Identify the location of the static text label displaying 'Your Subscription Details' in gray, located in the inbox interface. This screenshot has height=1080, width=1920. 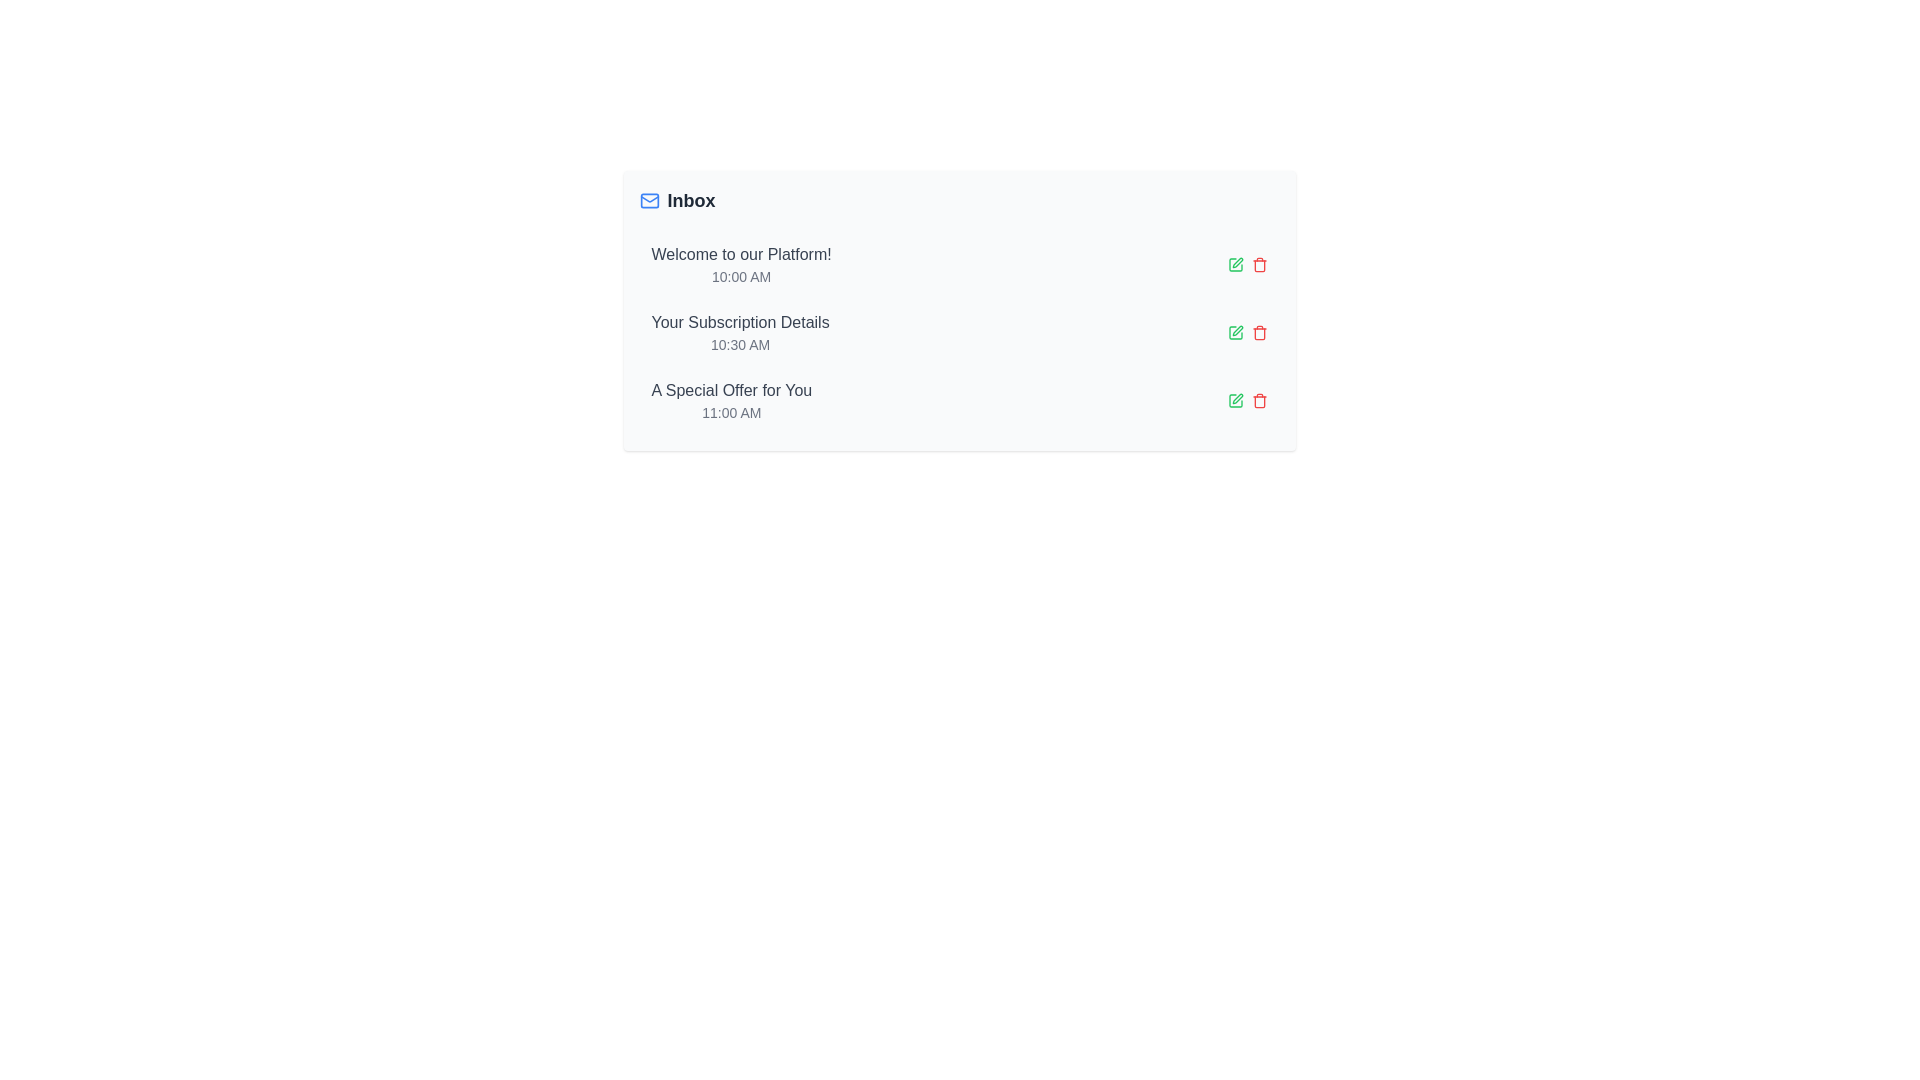
(739, 322).